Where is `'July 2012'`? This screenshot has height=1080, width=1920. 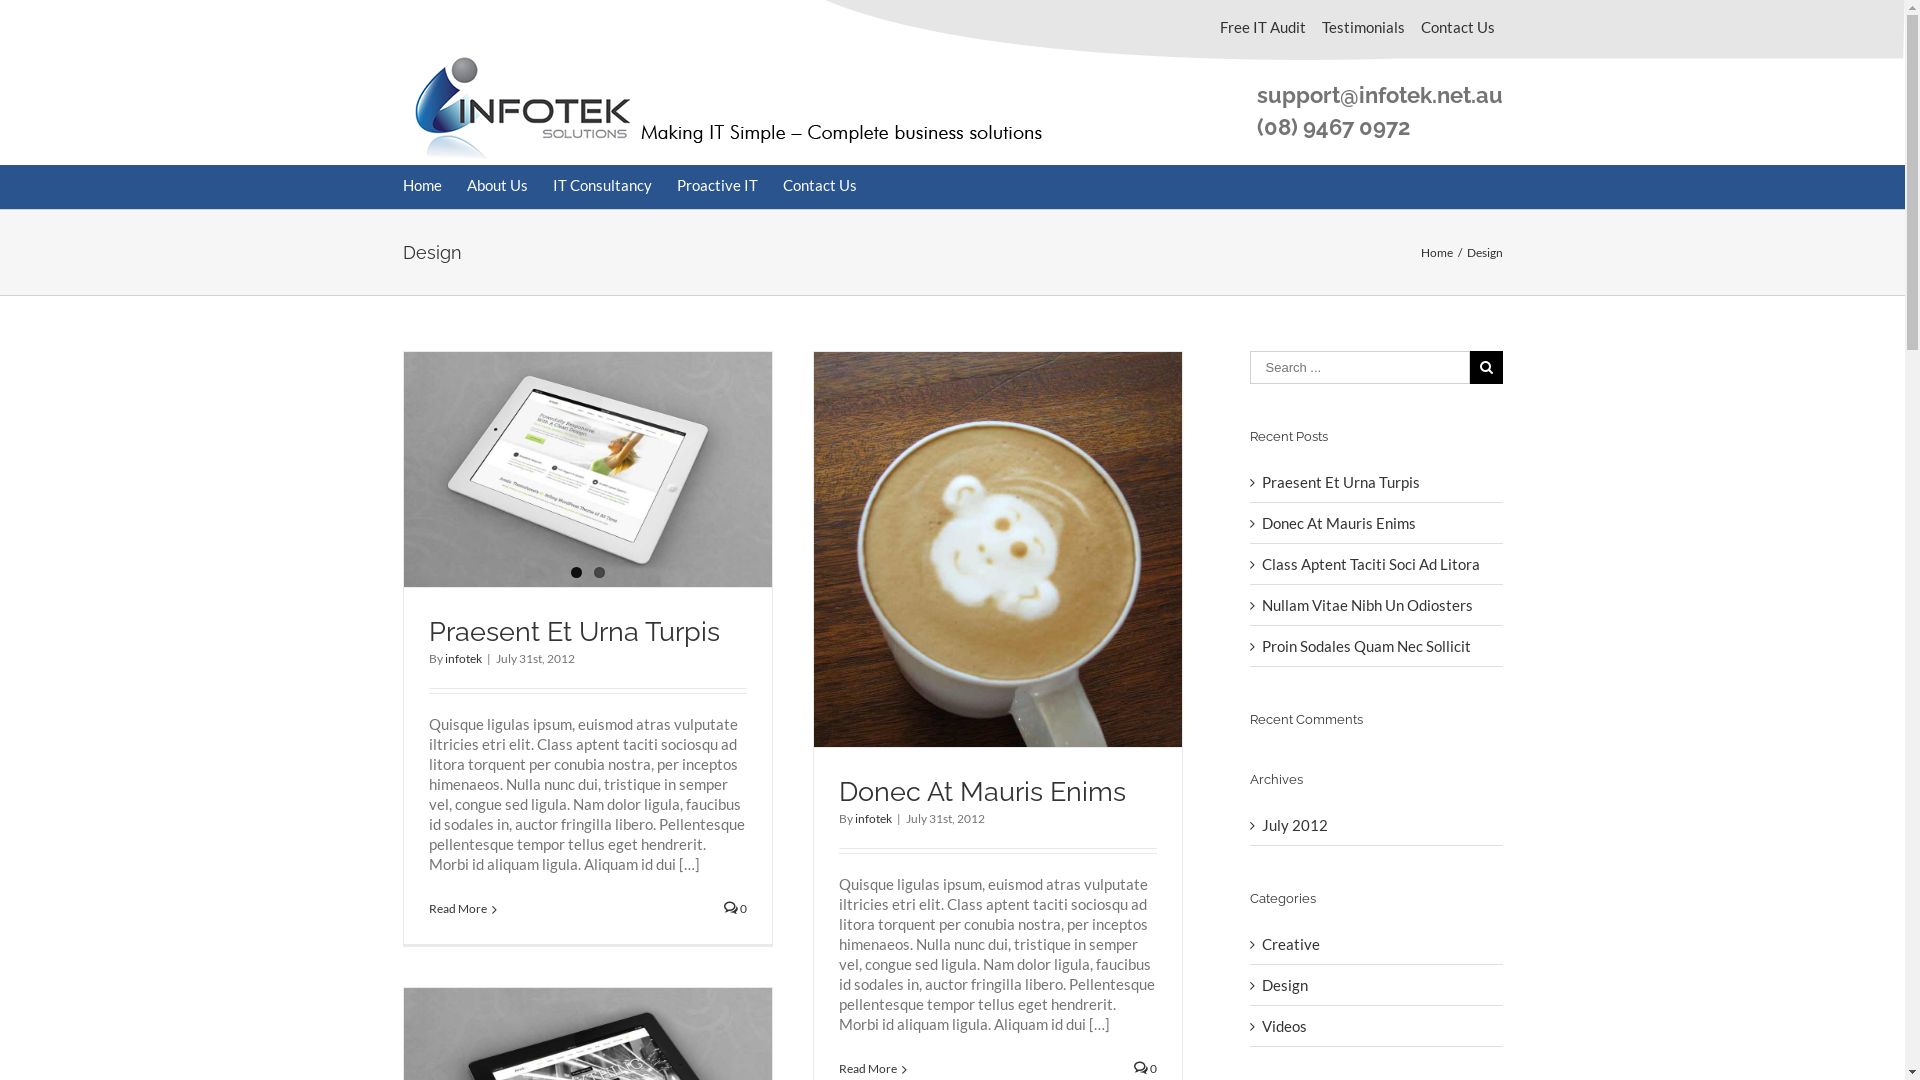 'July 2012' is located at coordinates (1295, 825).